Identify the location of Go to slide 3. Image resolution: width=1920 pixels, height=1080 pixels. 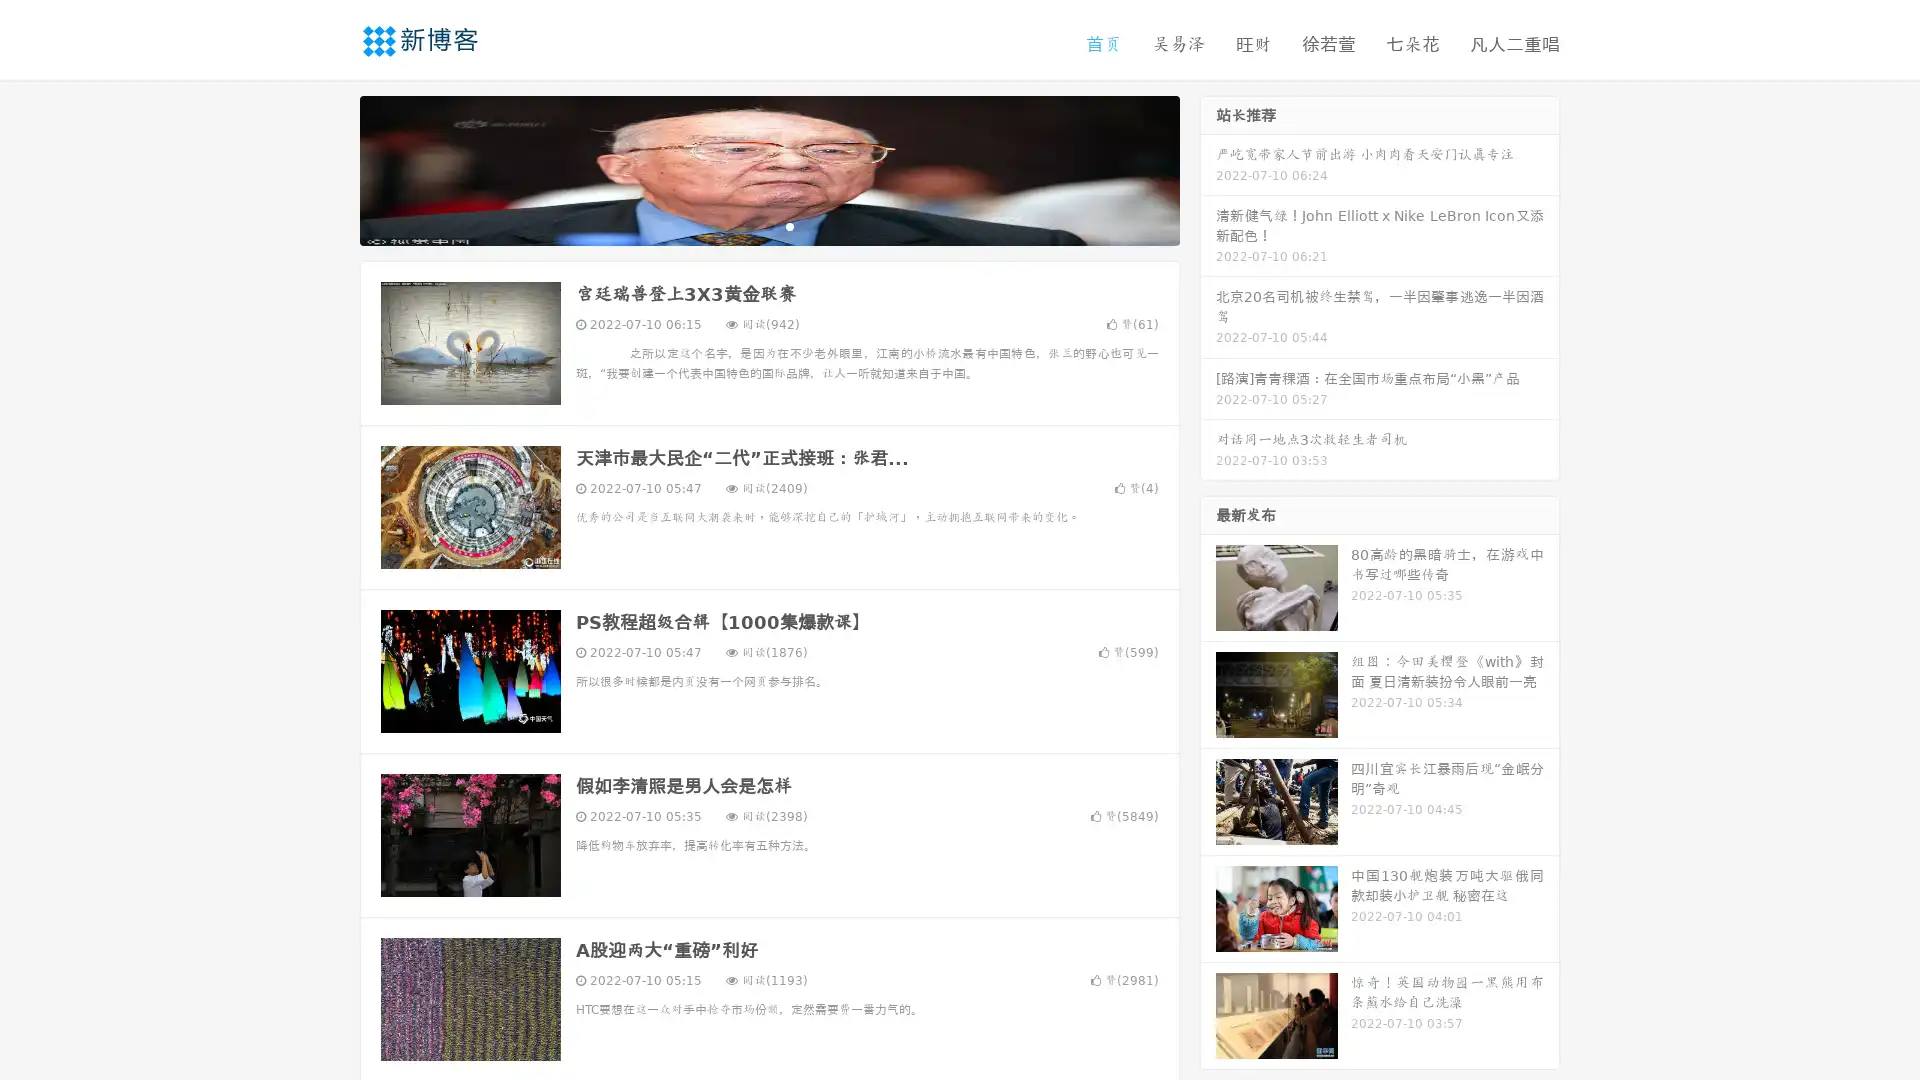
(789, 225).